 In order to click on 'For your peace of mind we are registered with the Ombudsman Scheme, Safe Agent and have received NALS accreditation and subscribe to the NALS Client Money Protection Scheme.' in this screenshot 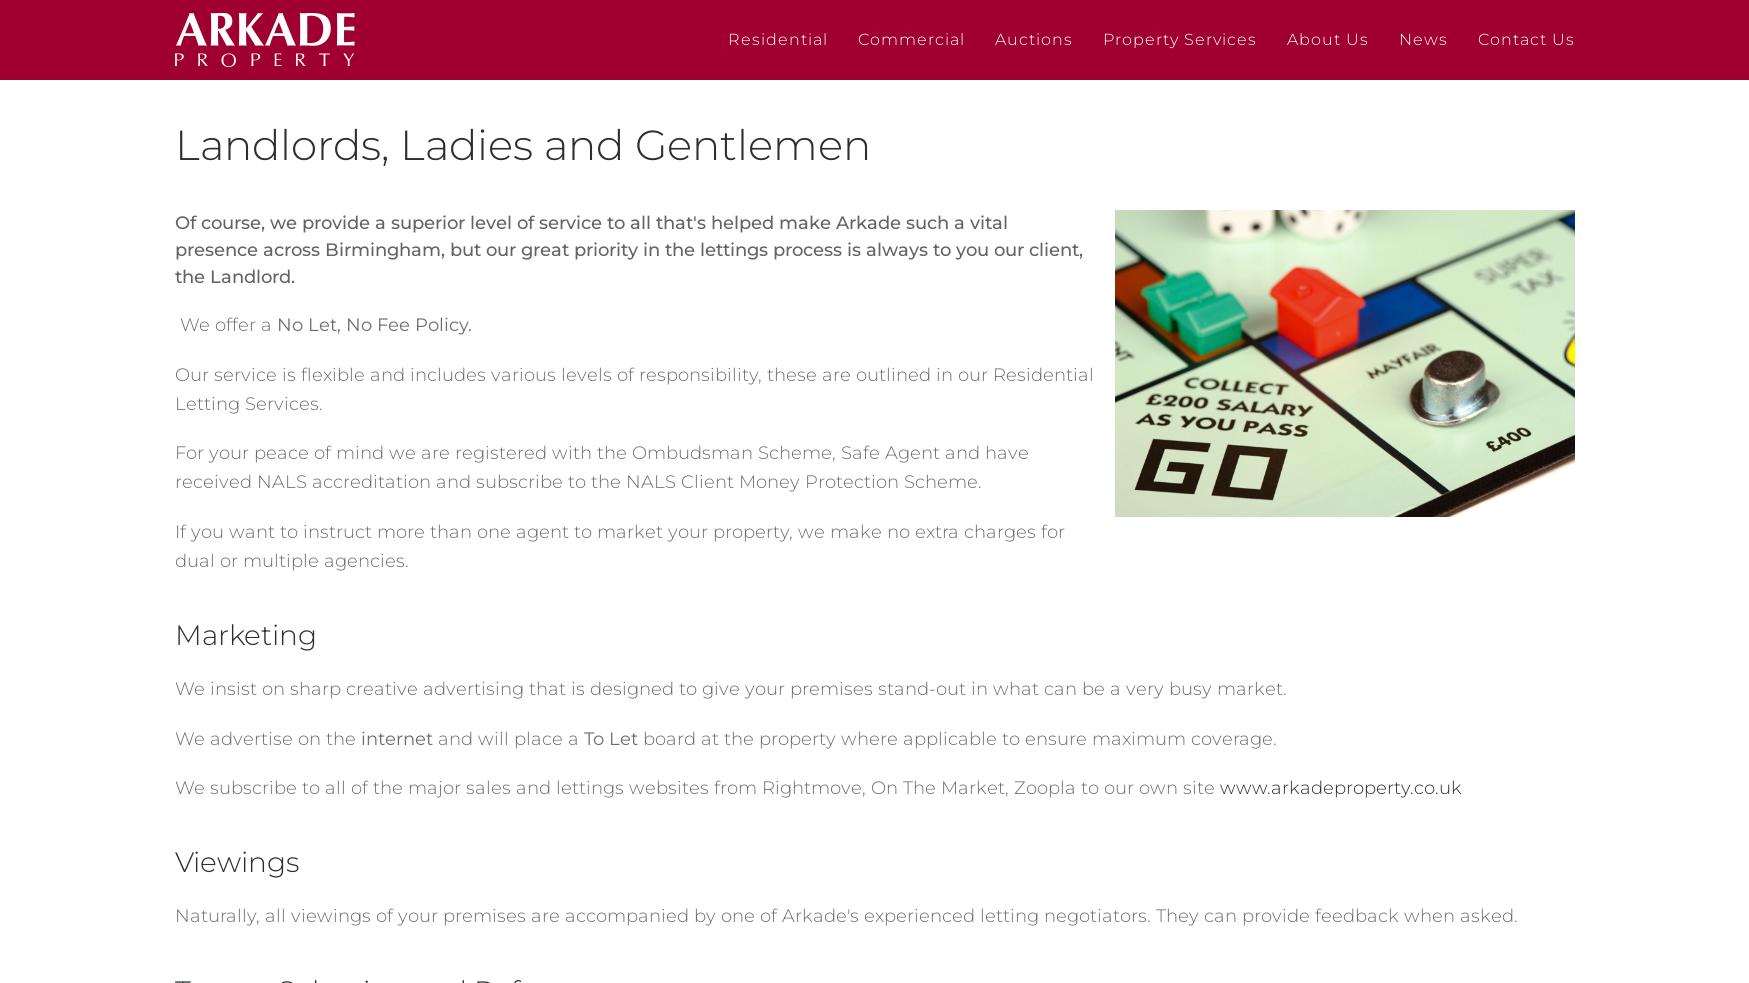, I will do `click(599, 466)`.